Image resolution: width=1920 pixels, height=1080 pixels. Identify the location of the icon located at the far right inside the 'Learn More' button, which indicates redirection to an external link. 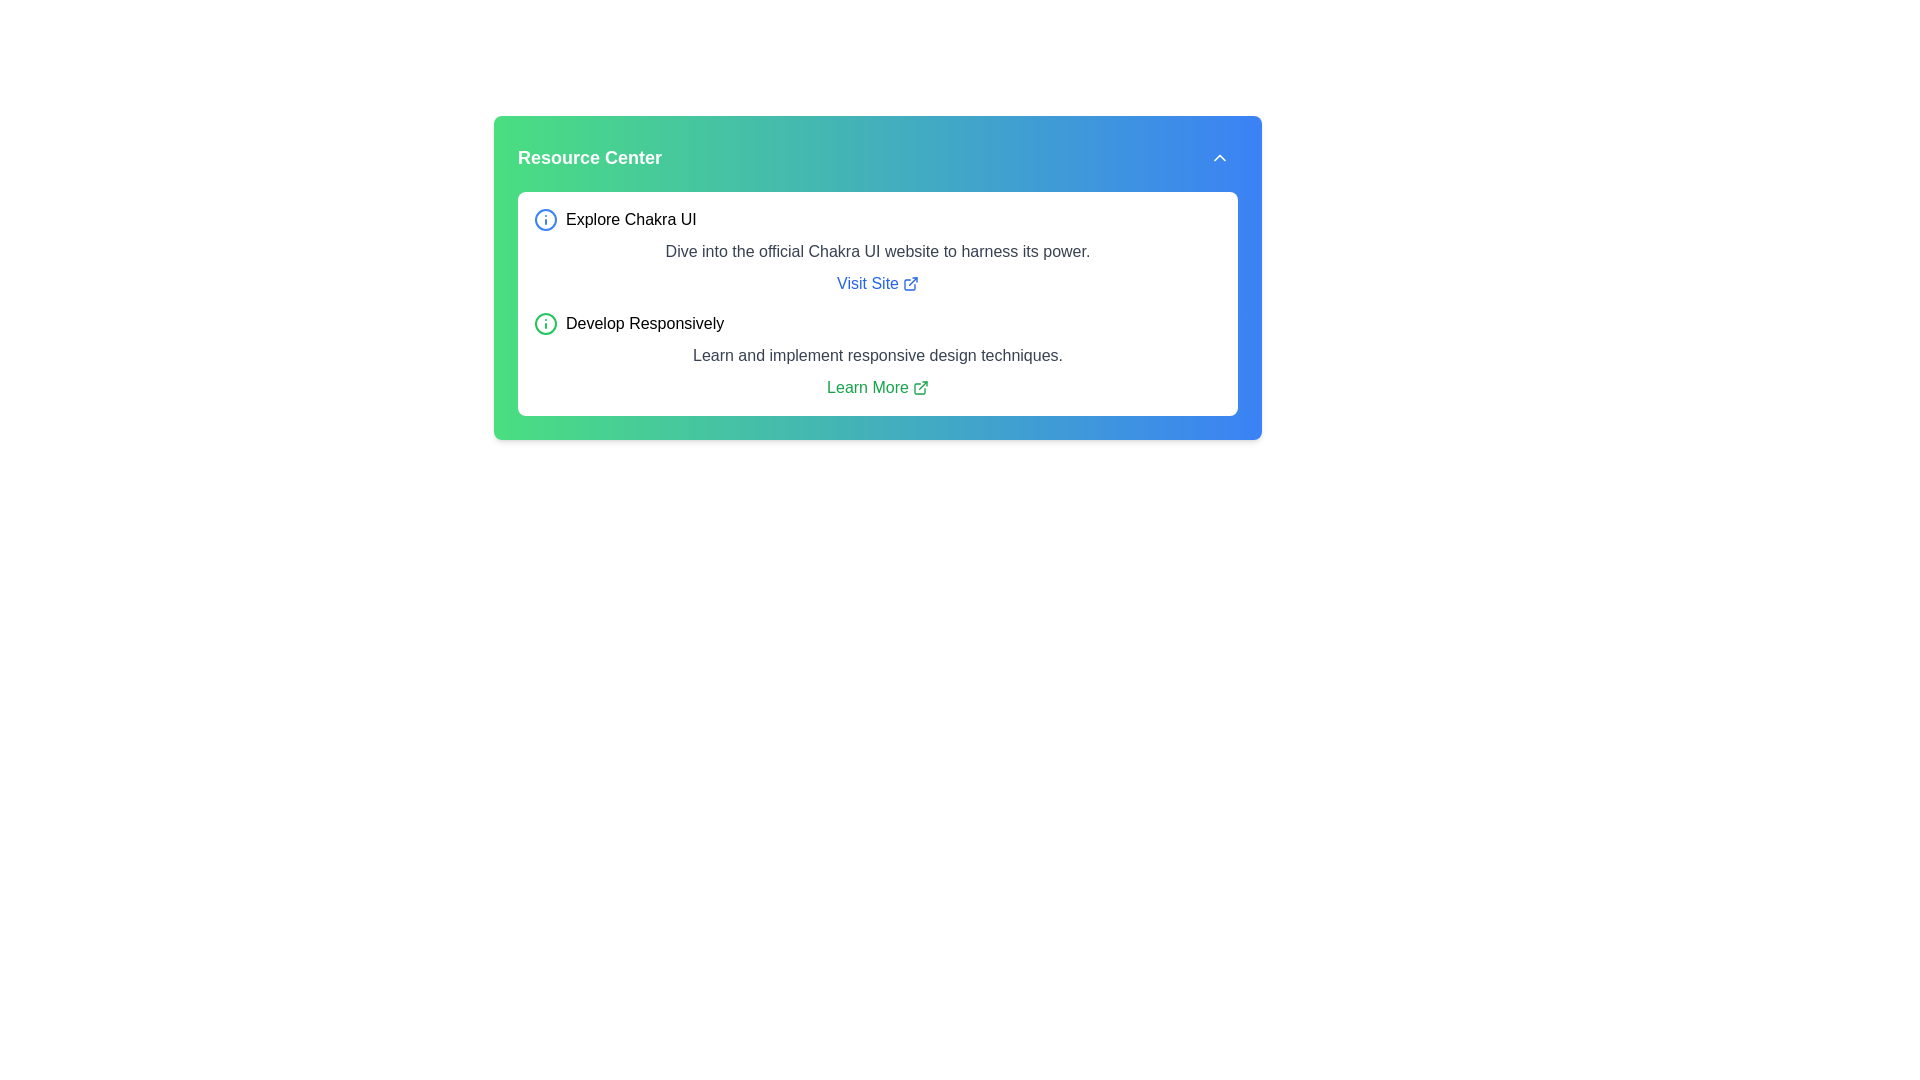
(919, 388).